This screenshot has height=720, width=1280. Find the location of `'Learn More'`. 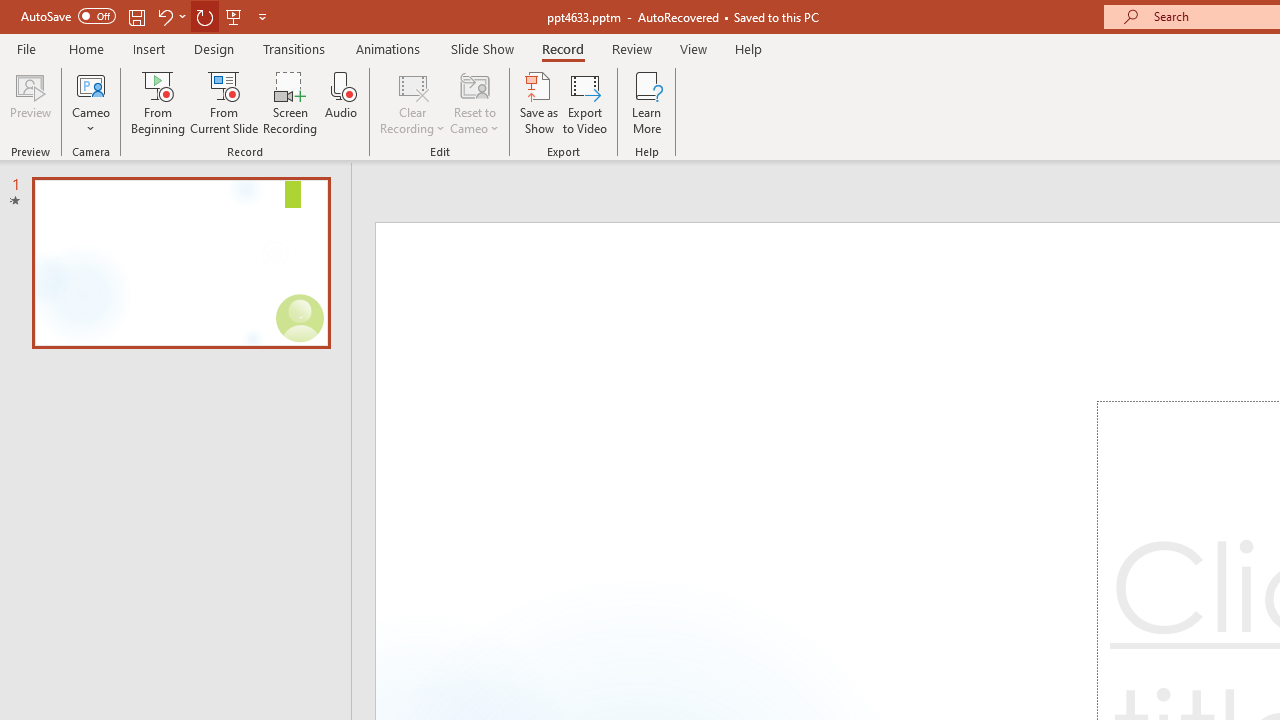

'Learn More' is located at coordinates (647, 103).